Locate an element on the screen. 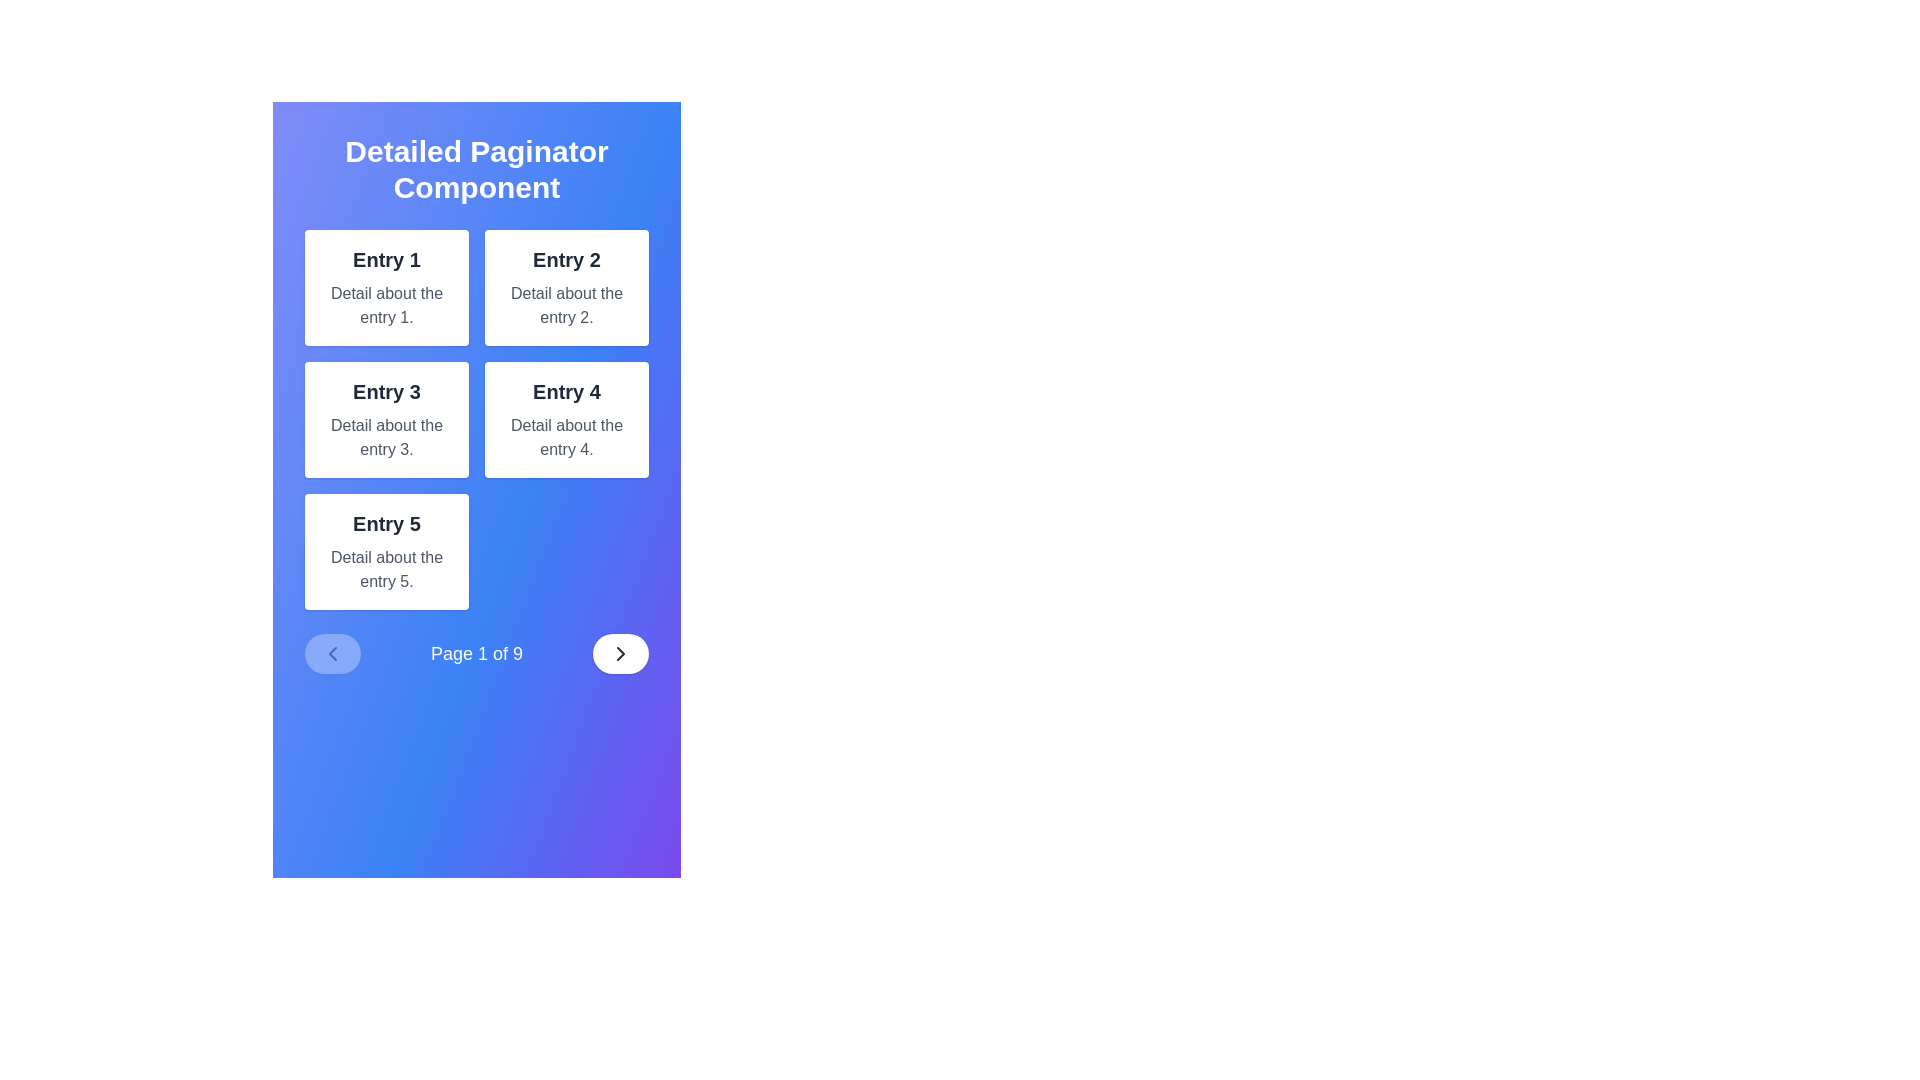 Image resolution: width=1920 pixels, height=1080 pixels. an individual entry within the Grid Layout that is centrally positioned below the 'Detailed Paginator Component' header is located at coordinates (475, 419).